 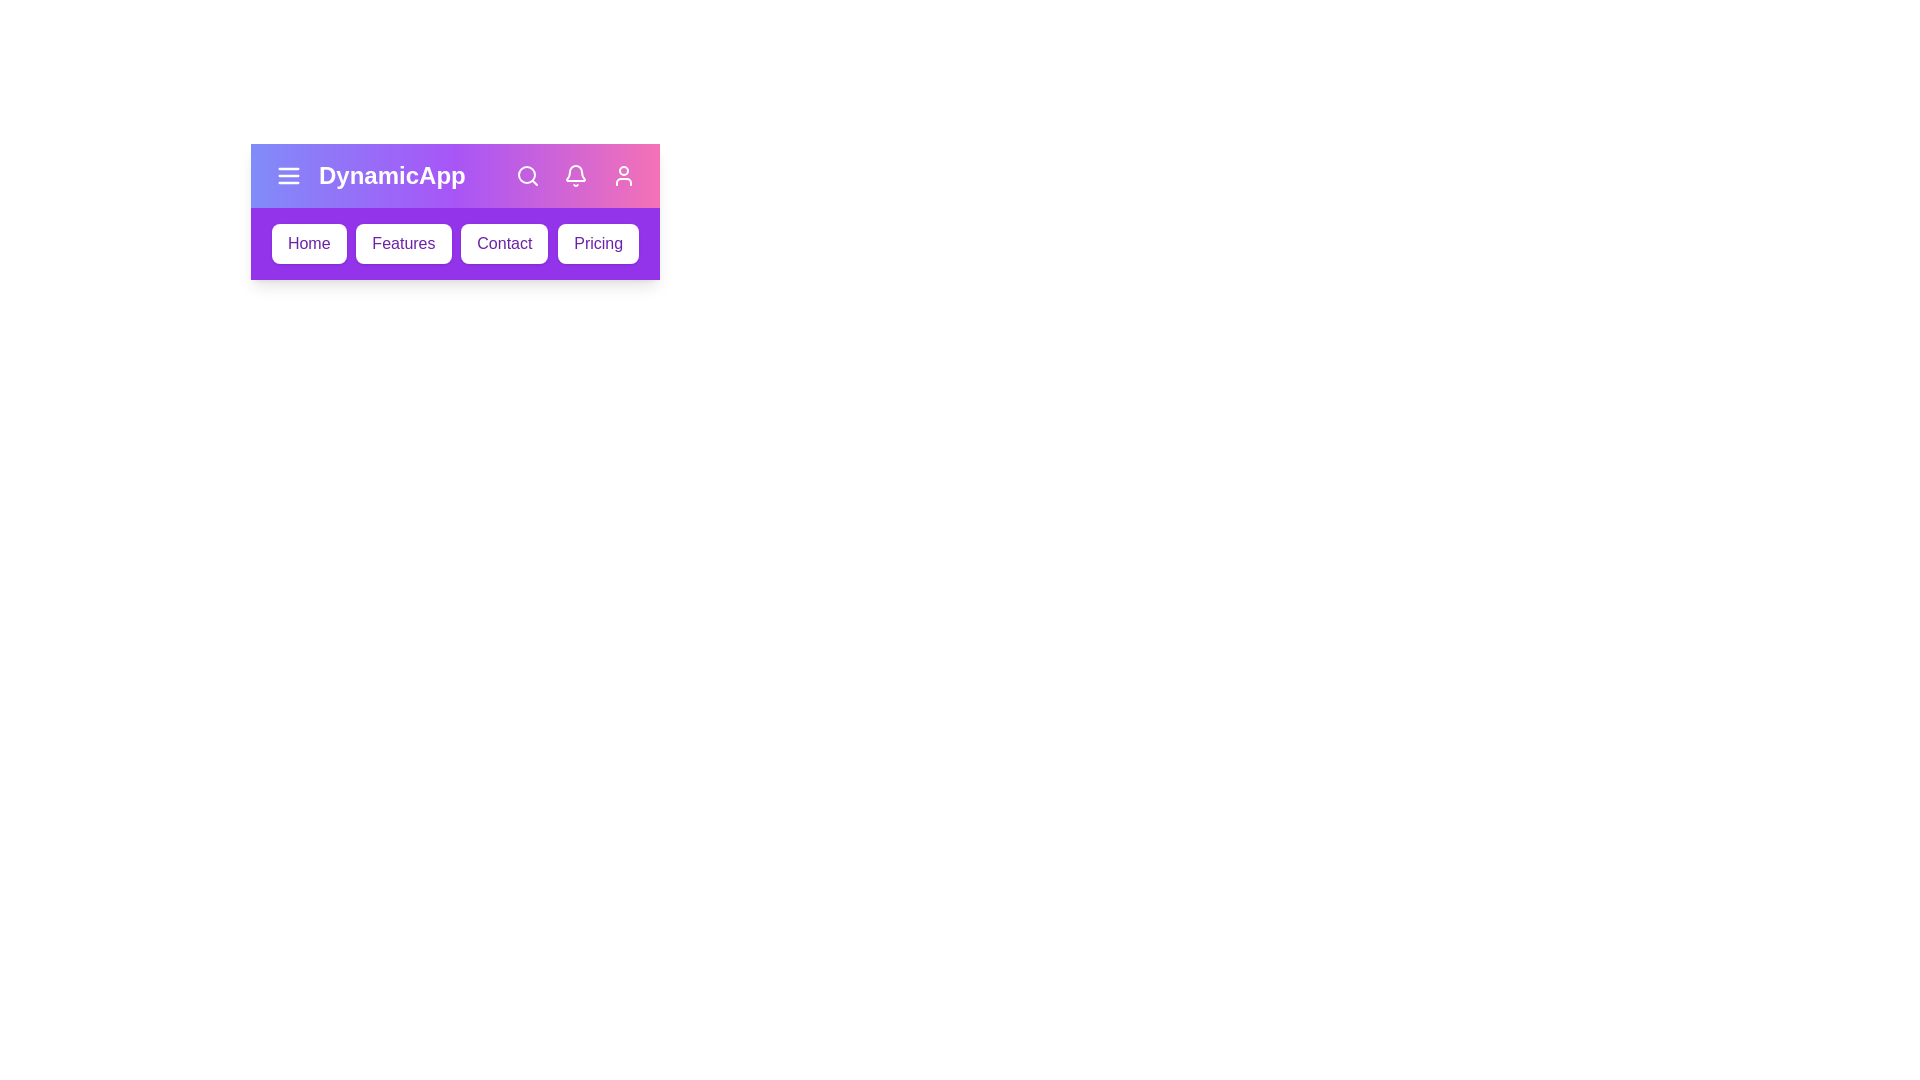 I want to click on the Home tab to navigate to the corresponding section, so click(x=307, y=242).